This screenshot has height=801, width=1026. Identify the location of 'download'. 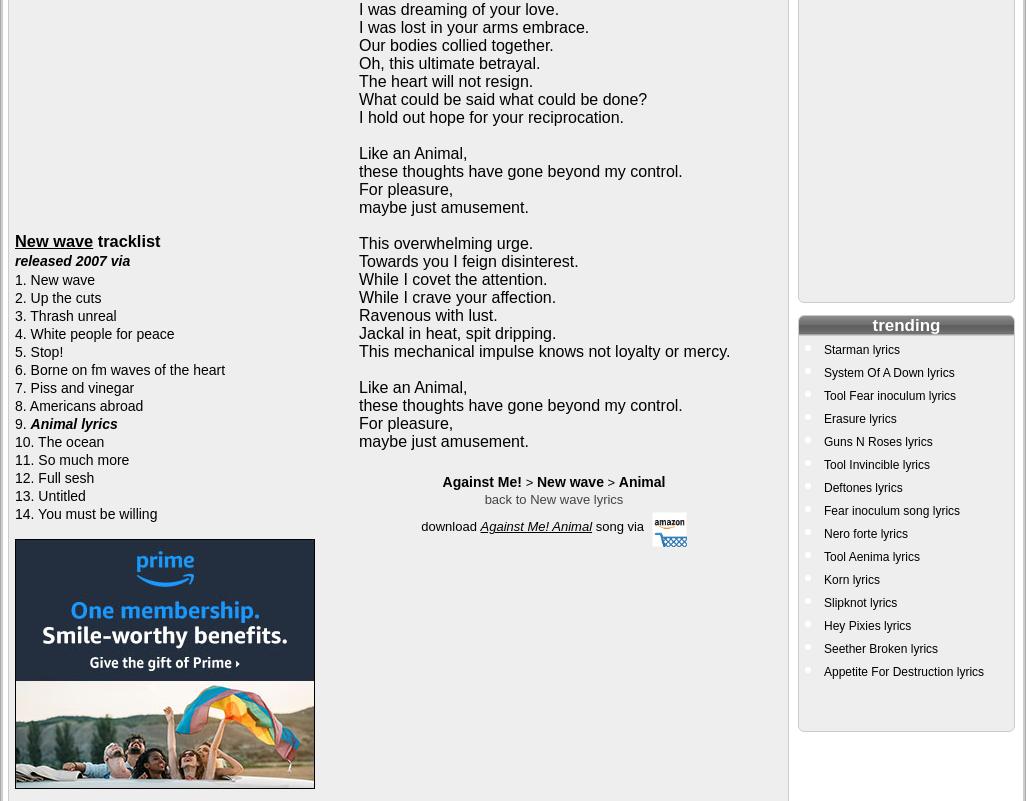
(420, 526).